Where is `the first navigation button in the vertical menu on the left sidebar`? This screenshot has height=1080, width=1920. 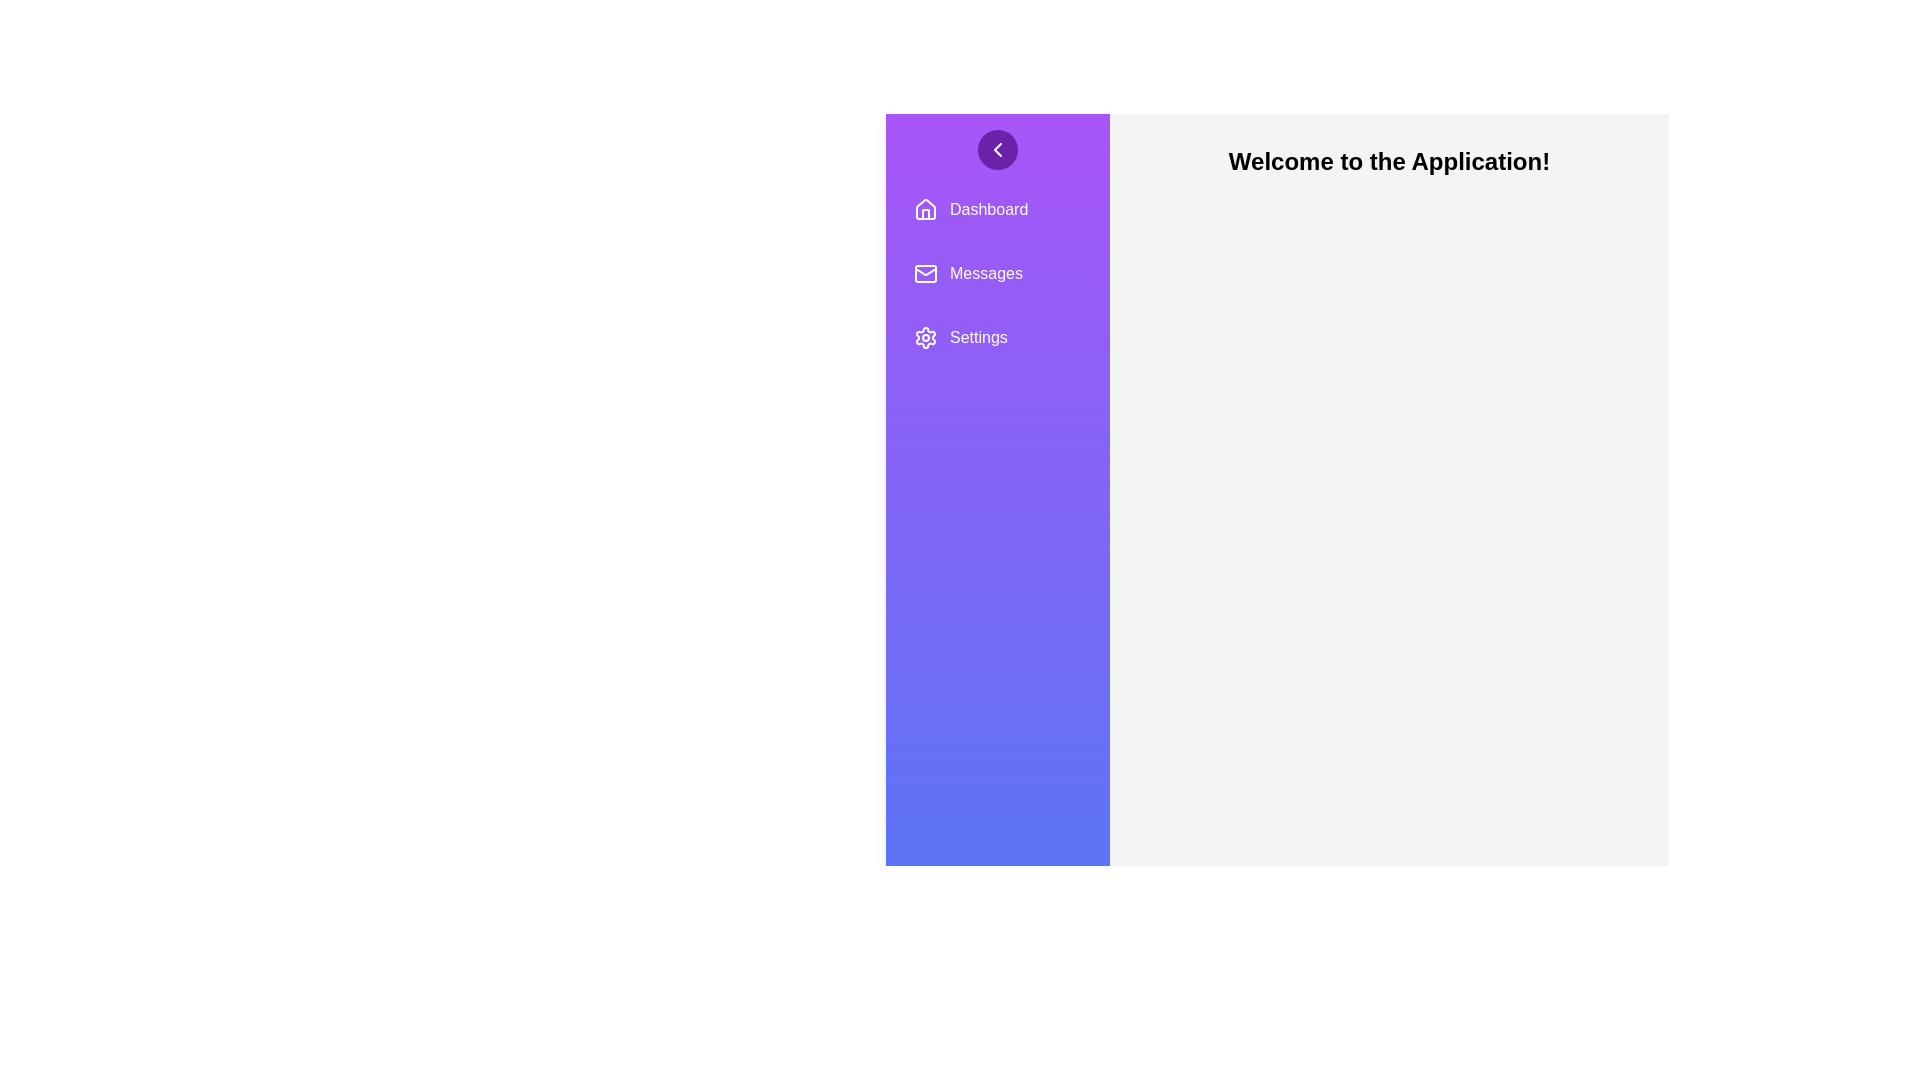 the first navigation button in the vertical menu on the left sidebar is located at coordinates (998, 209).